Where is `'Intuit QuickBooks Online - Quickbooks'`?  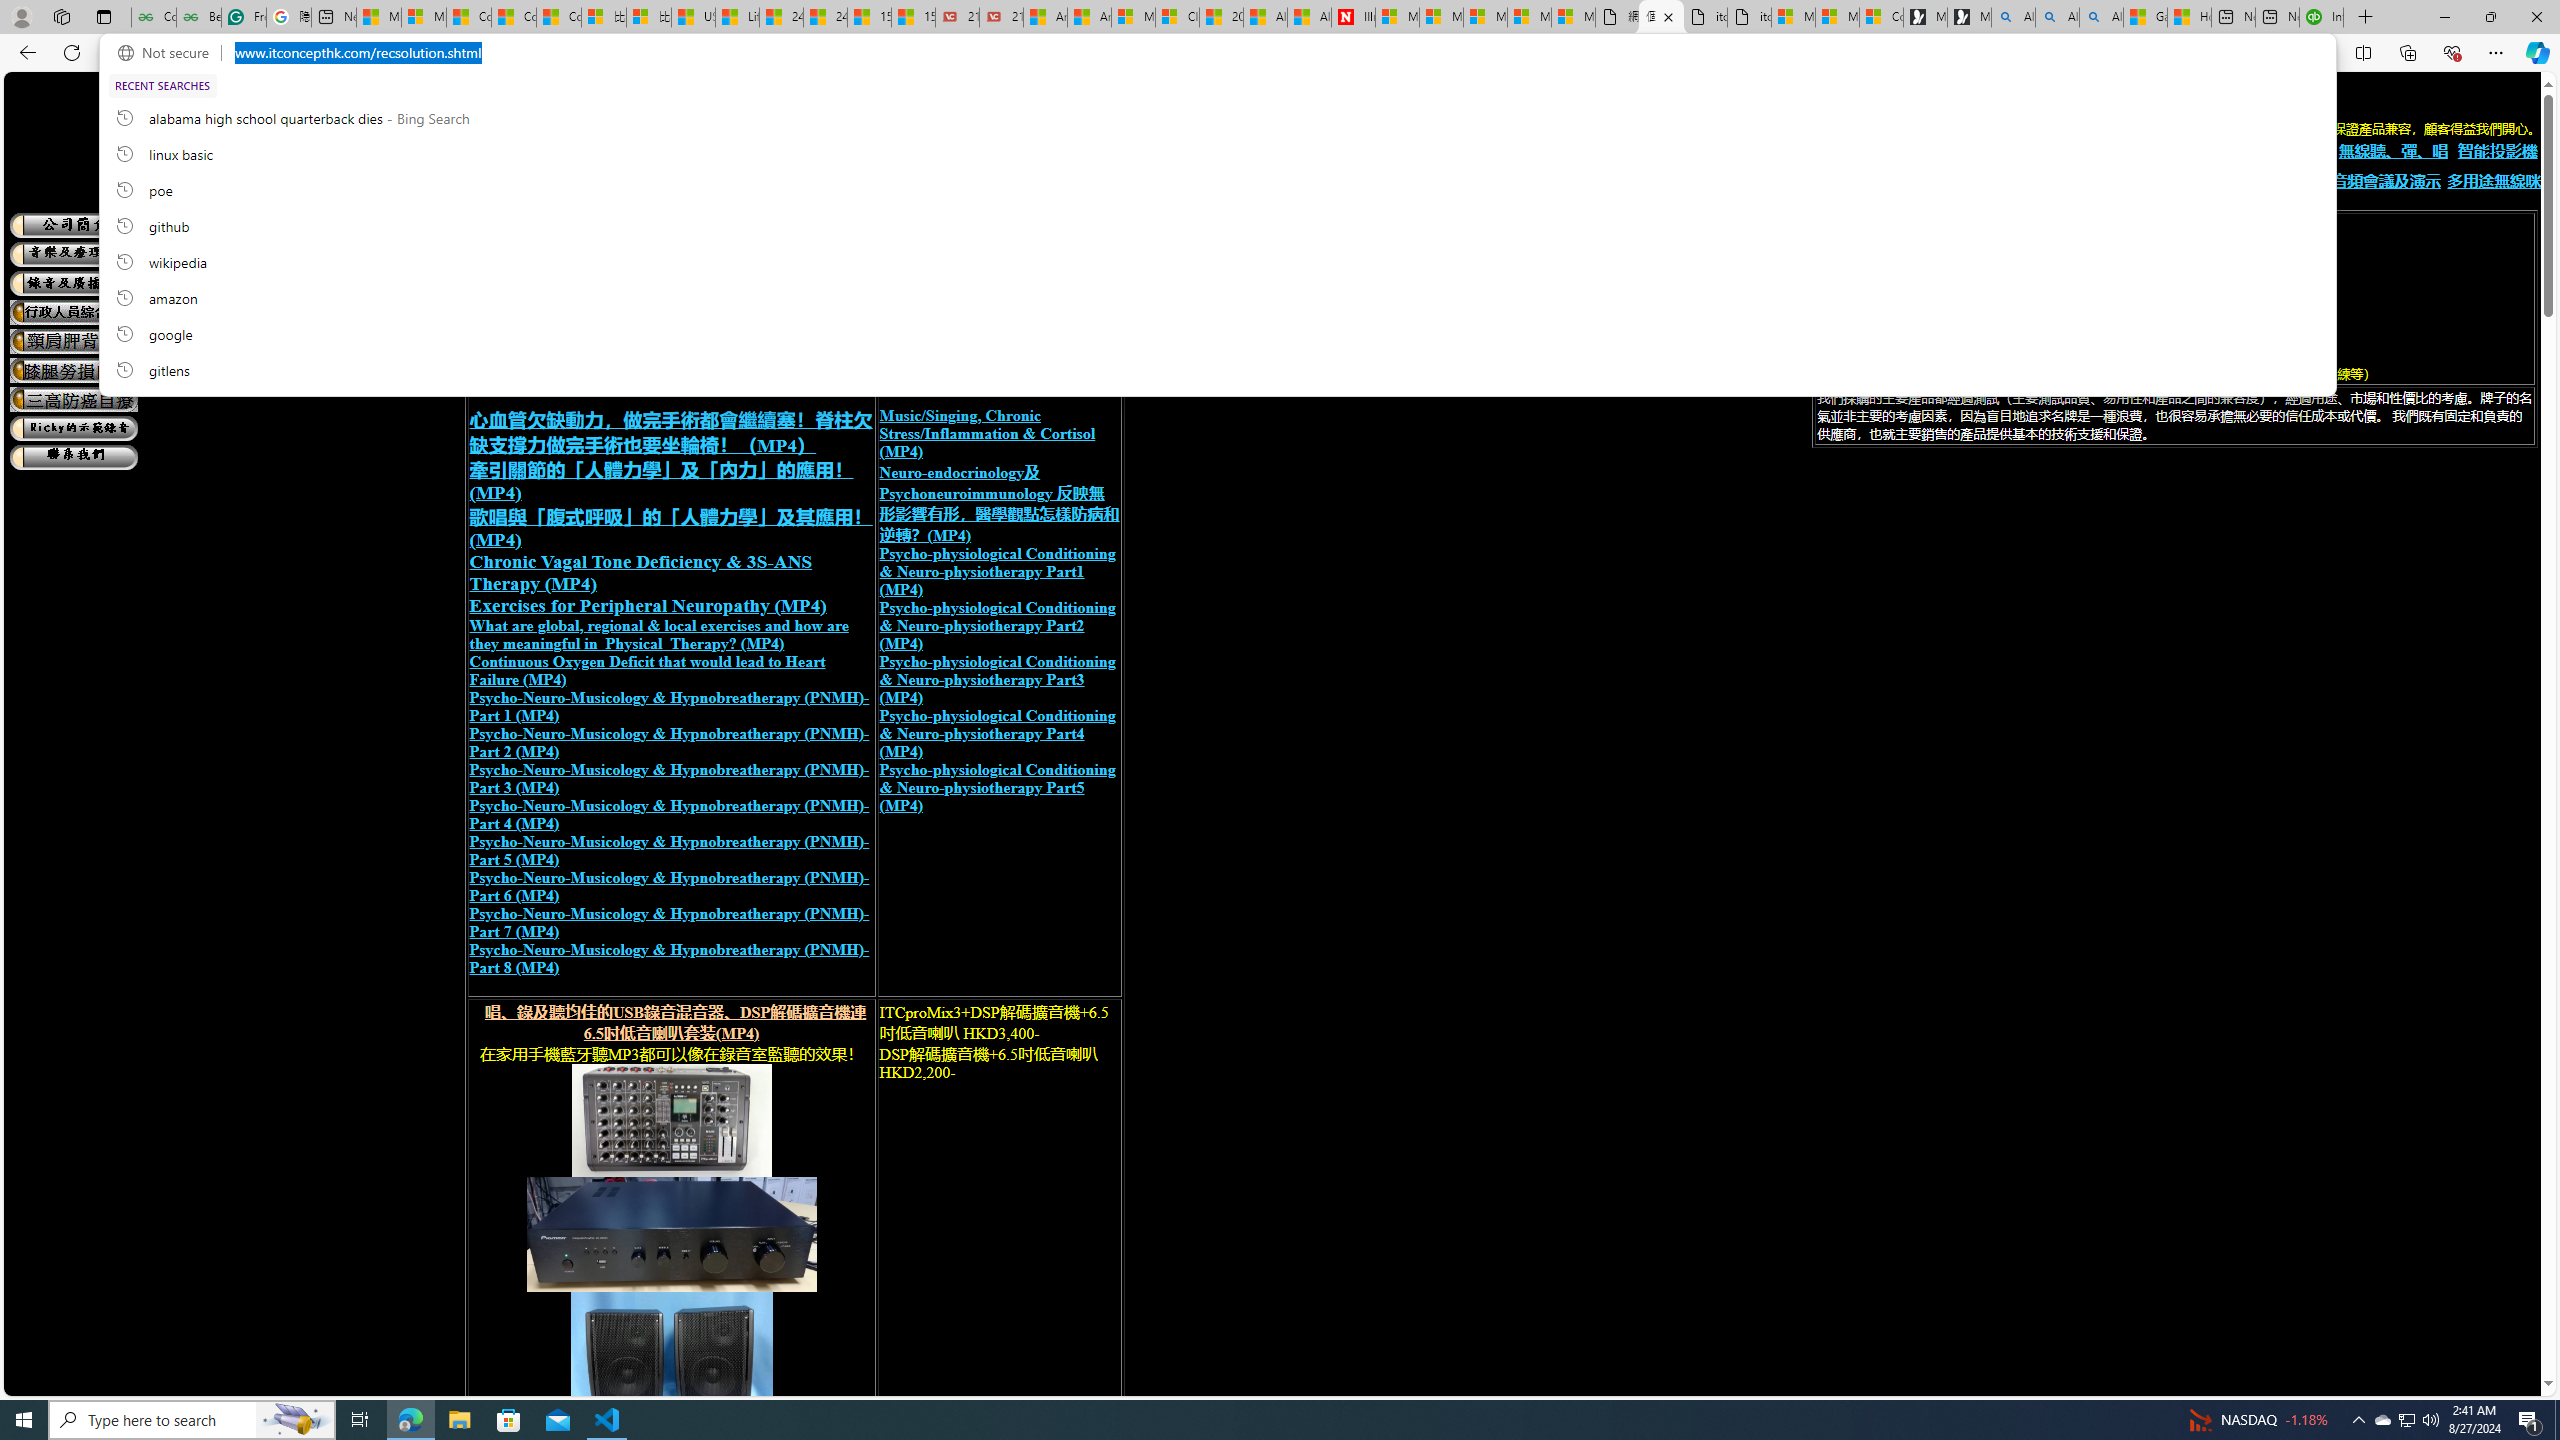
'Intuit QuickBooks Online - Quickbooks' is located at coordinates (2320, 16).